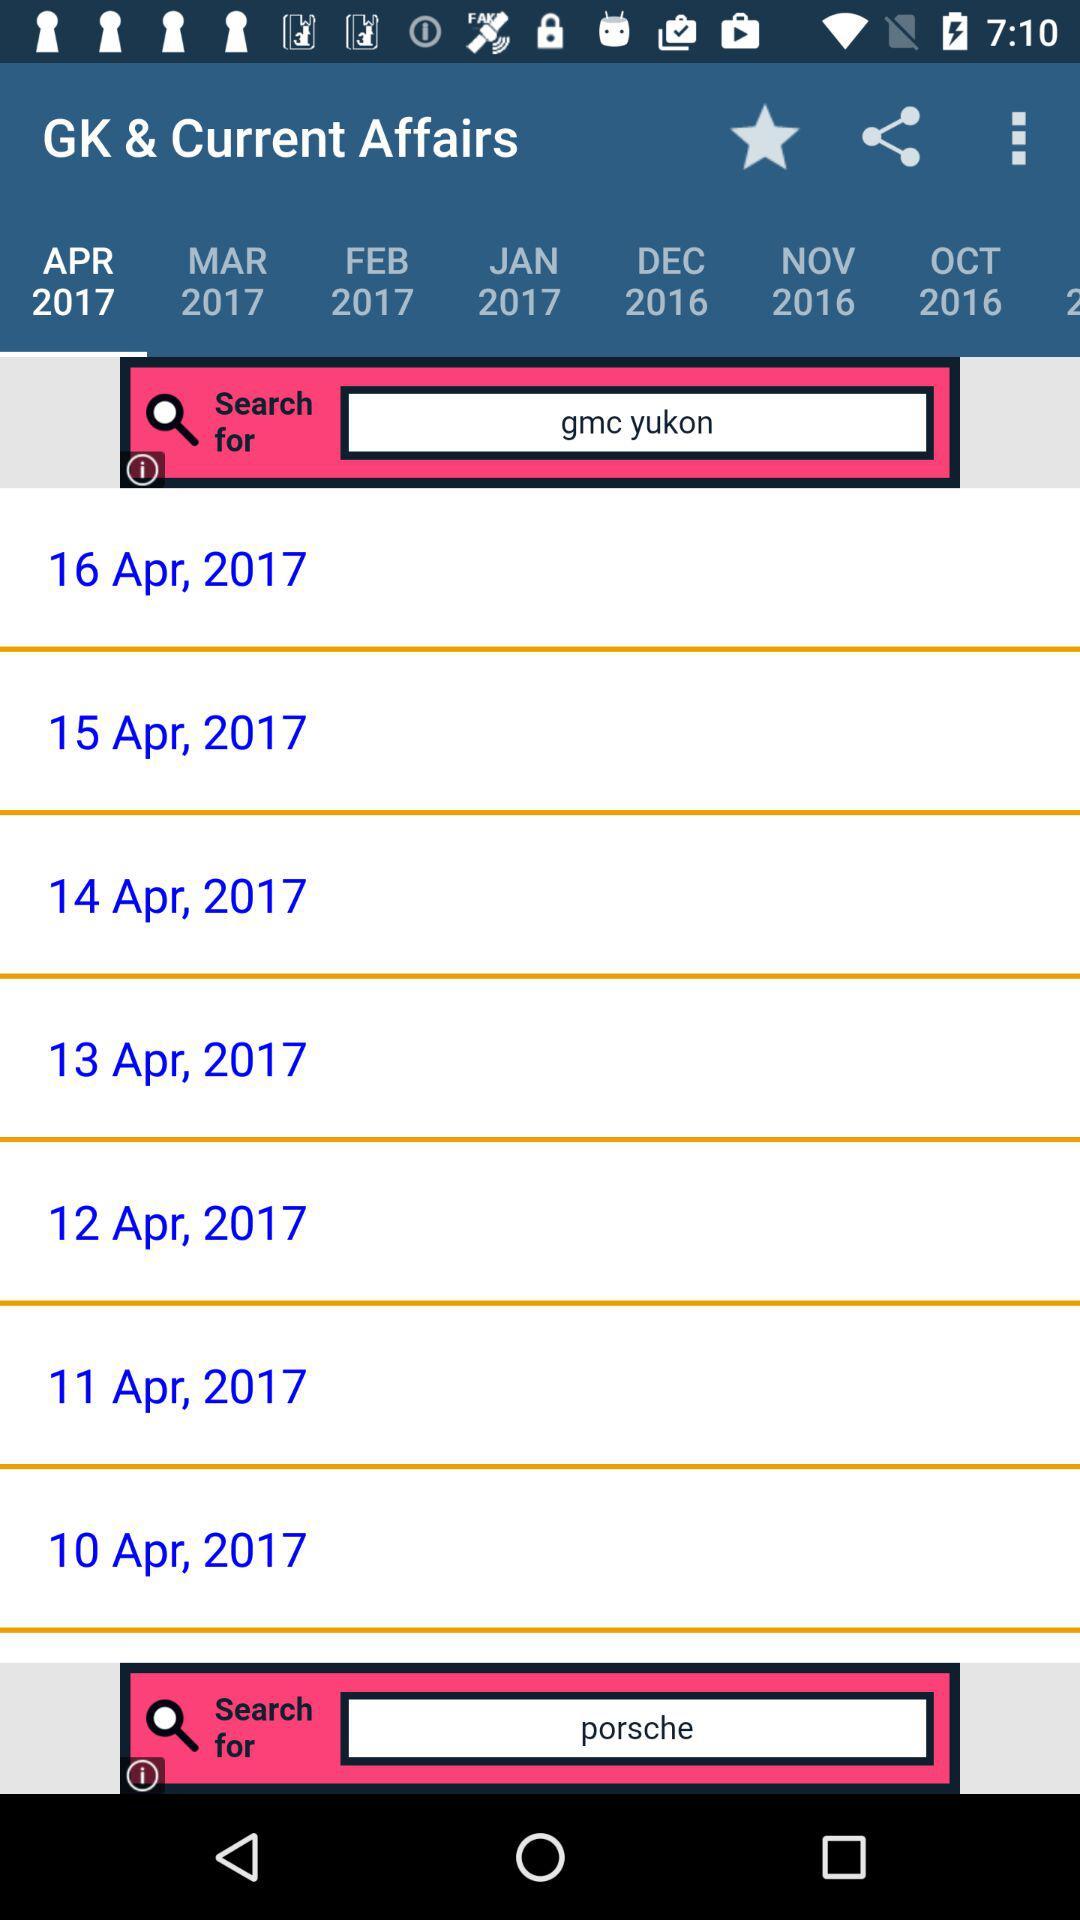 The image size is (1080, 1920). What do you see at coordinates (223, 279) in the screenshot?
I see `item next to  apr` at bounding box center [223, 279].